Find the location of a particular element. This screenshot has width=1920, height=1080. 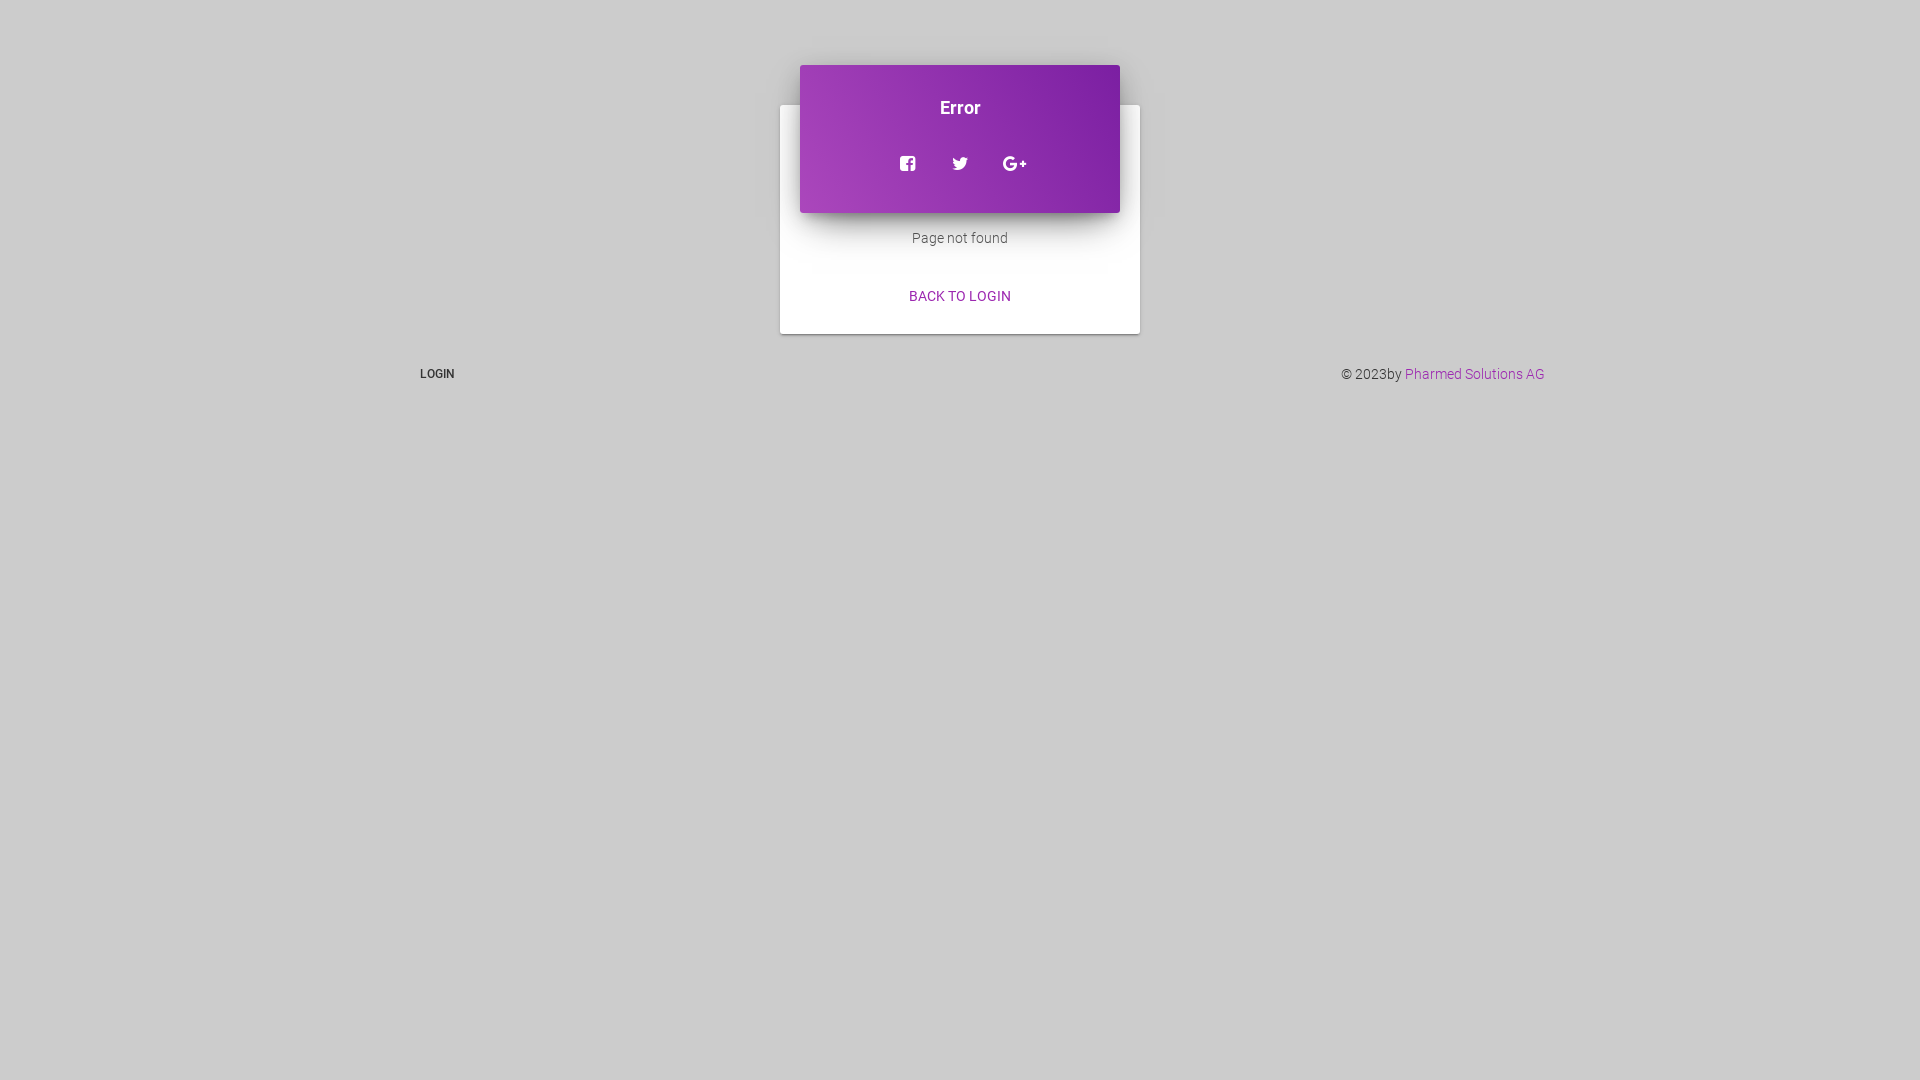

'LOGIN' is located at coordinates (436, 374).